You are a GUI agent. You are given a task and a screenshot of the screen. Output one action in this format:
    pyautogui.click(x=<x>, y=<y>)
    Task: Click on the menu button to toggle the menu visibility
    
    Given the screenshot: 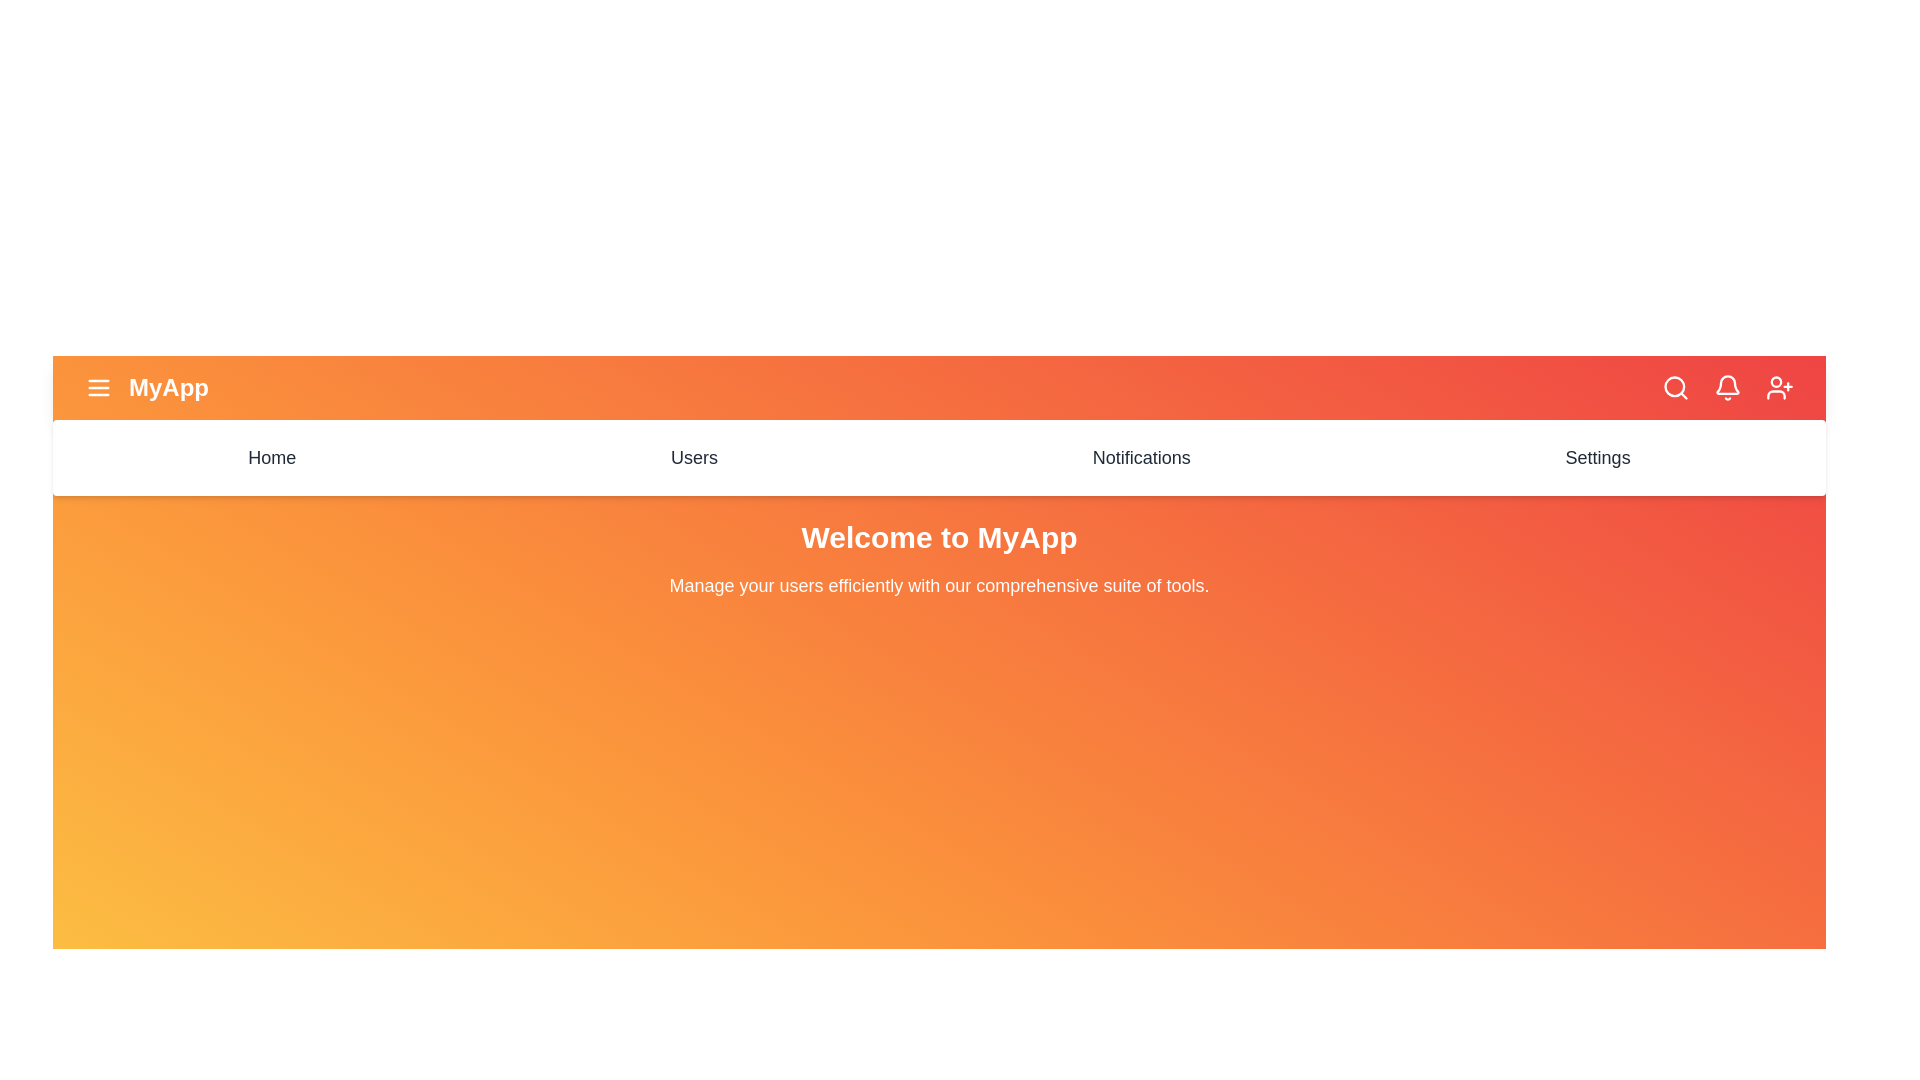 What is the action you would take?
    pyautogui.click(x=98, y=388)
    